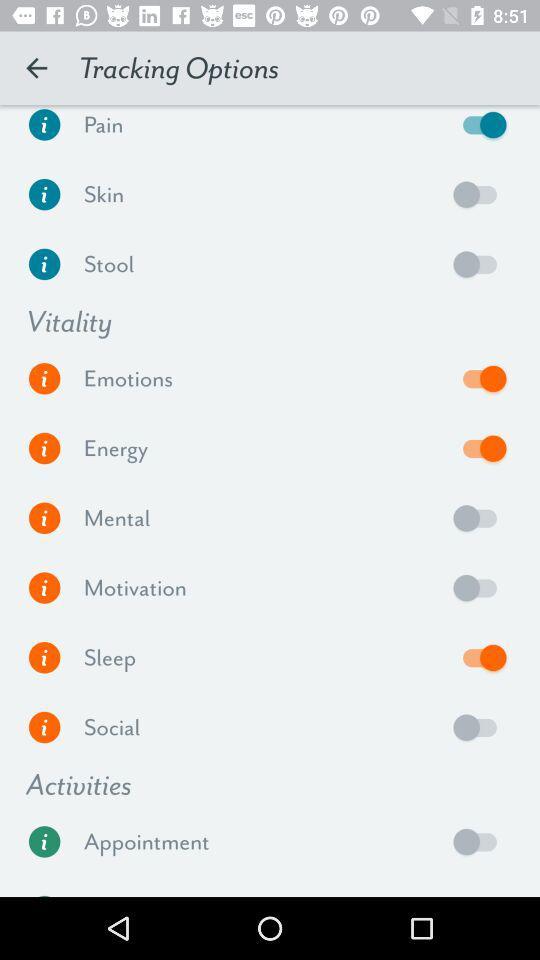  I want to click on pain tracking off, so click(479, 128).